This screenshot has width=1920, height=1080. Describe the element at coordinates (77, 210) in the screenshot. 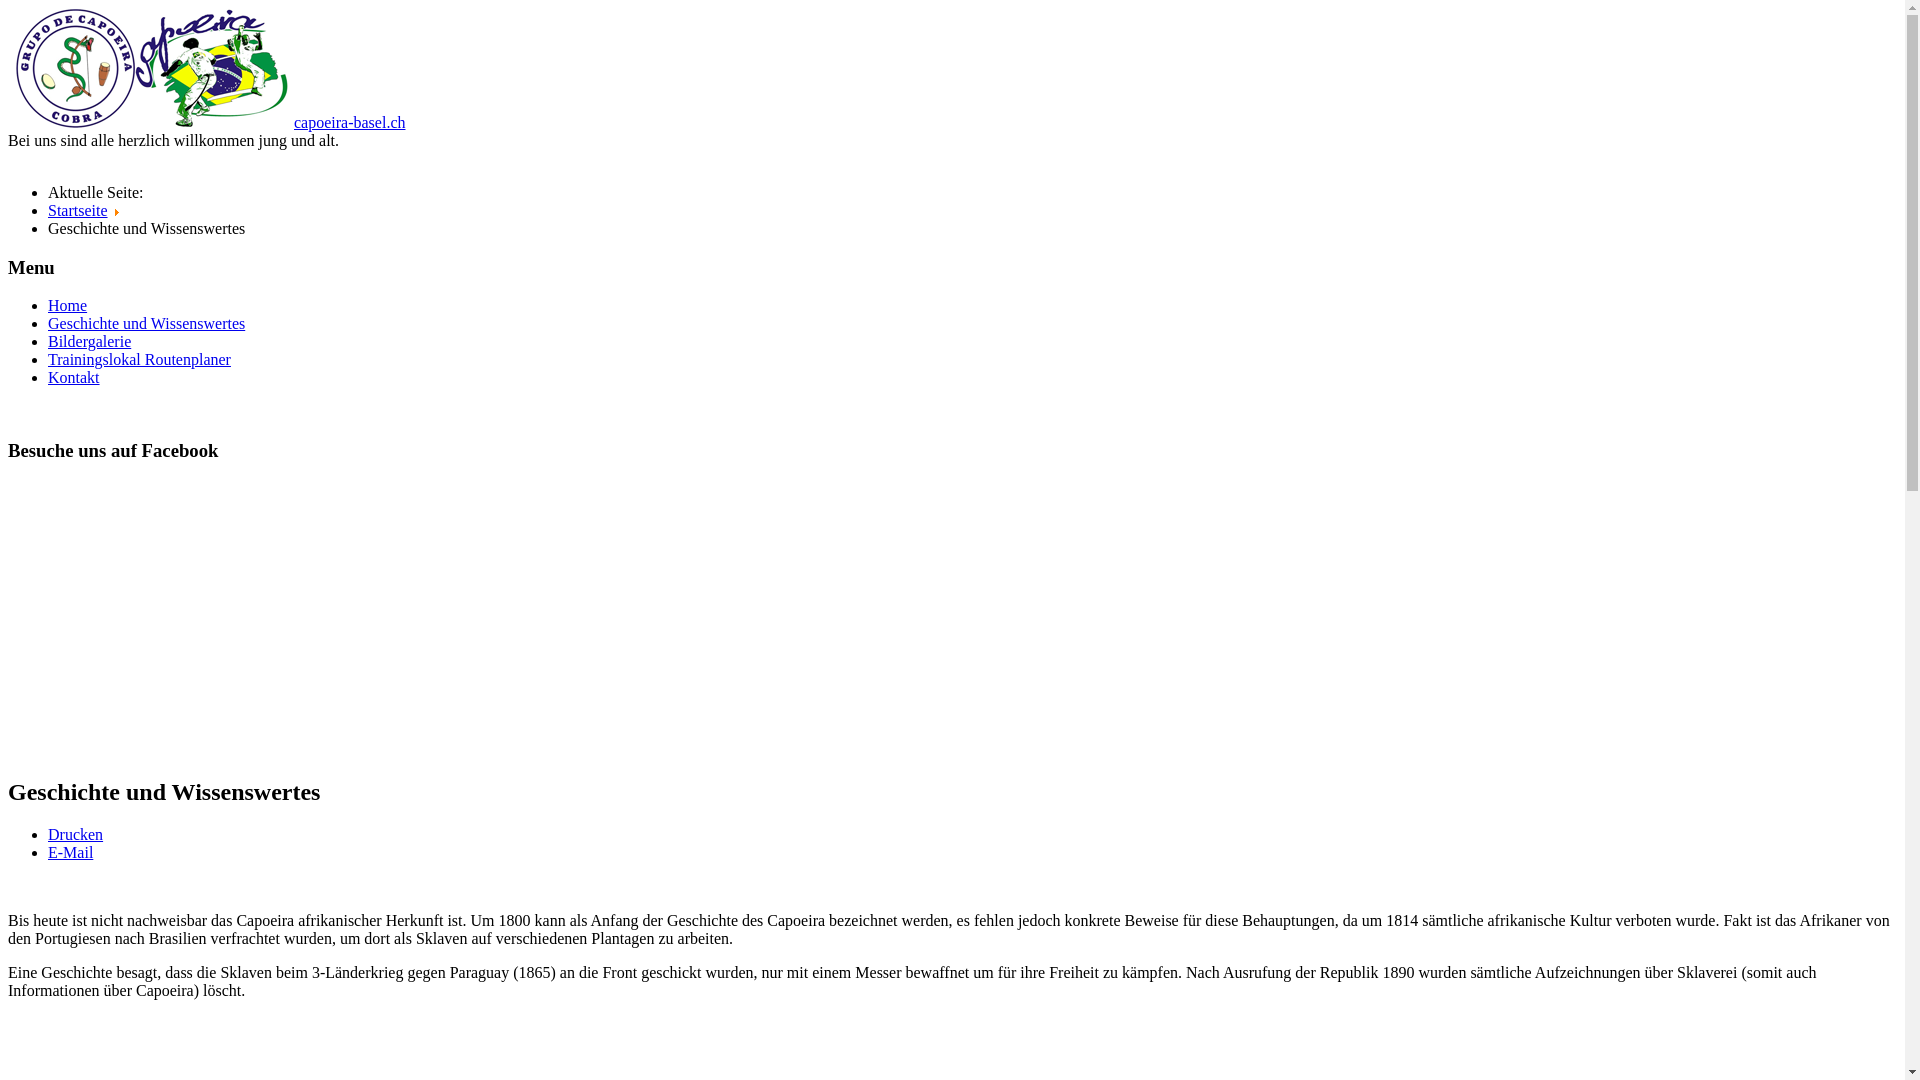

I see `'Startseite'` at that location.